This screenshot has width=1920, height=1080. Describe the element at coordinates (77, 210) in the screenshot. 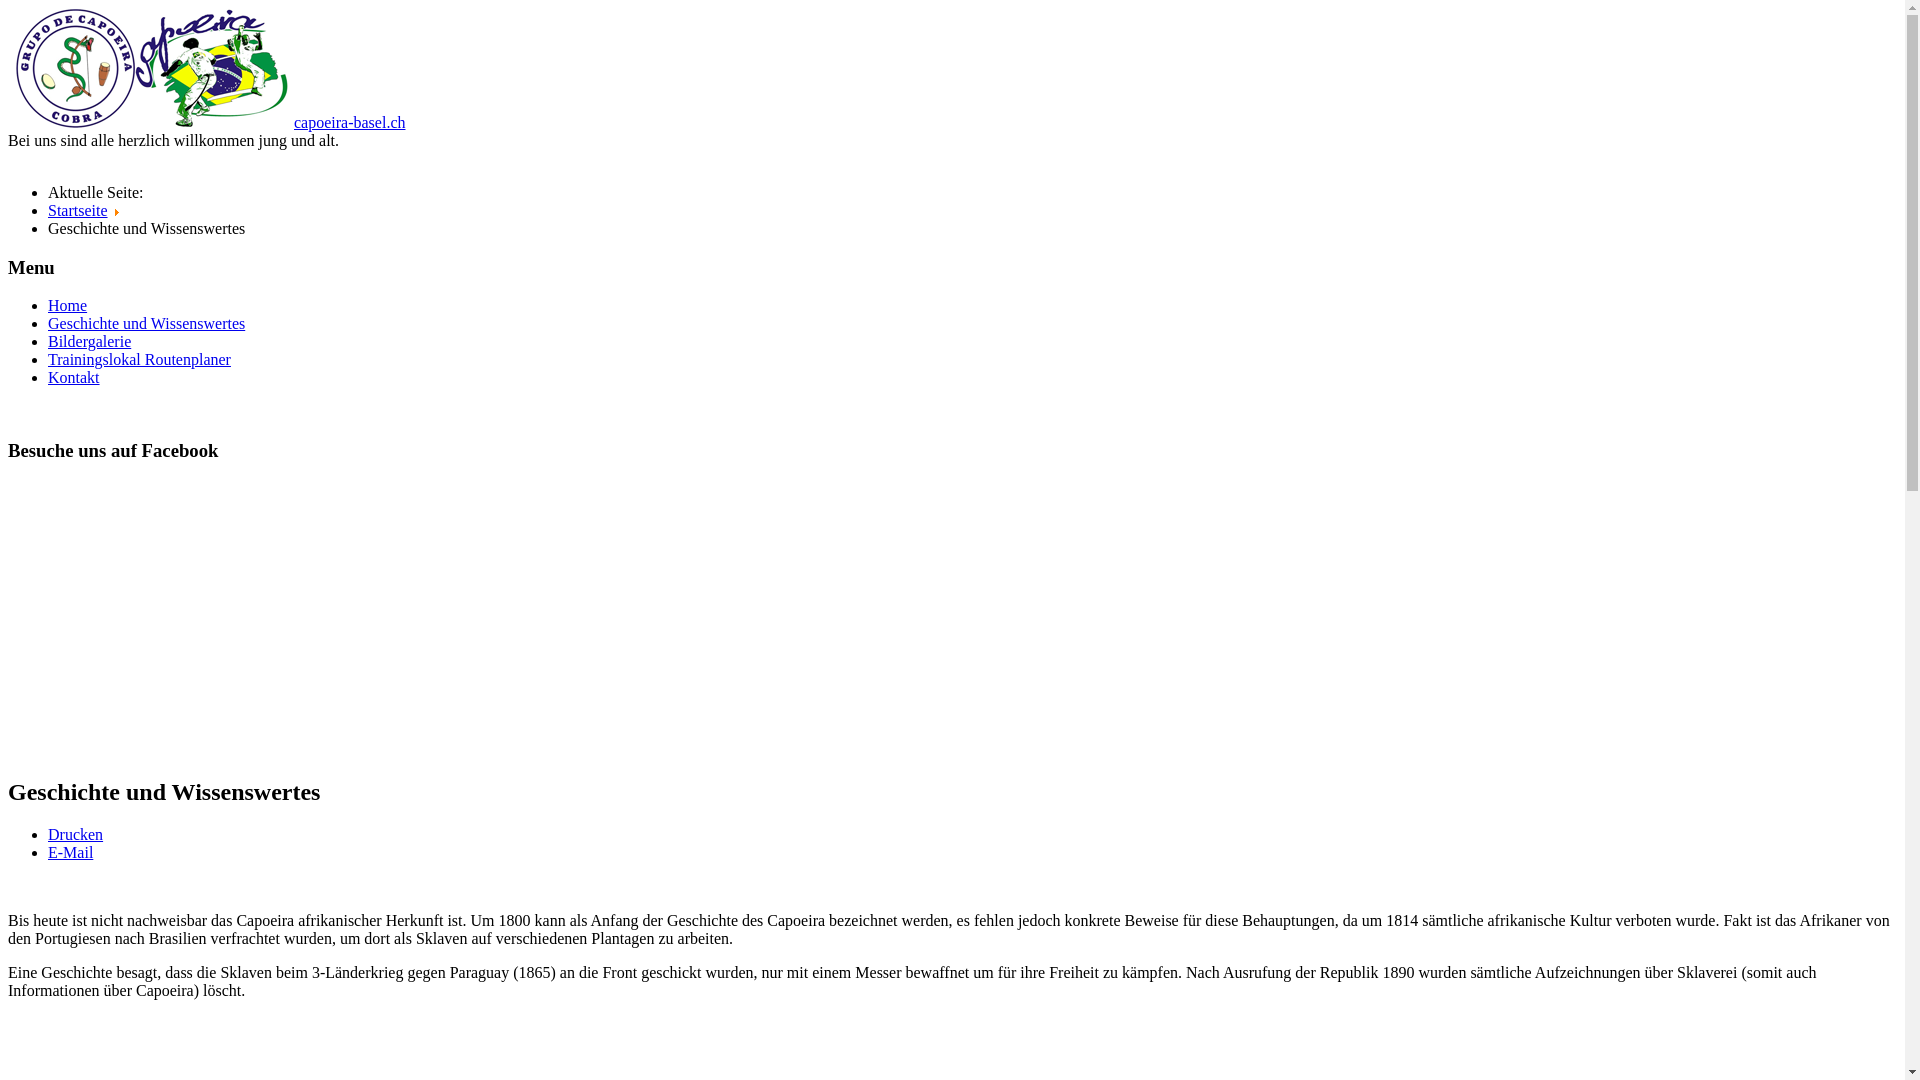

I see `'Startseite'` at that location.